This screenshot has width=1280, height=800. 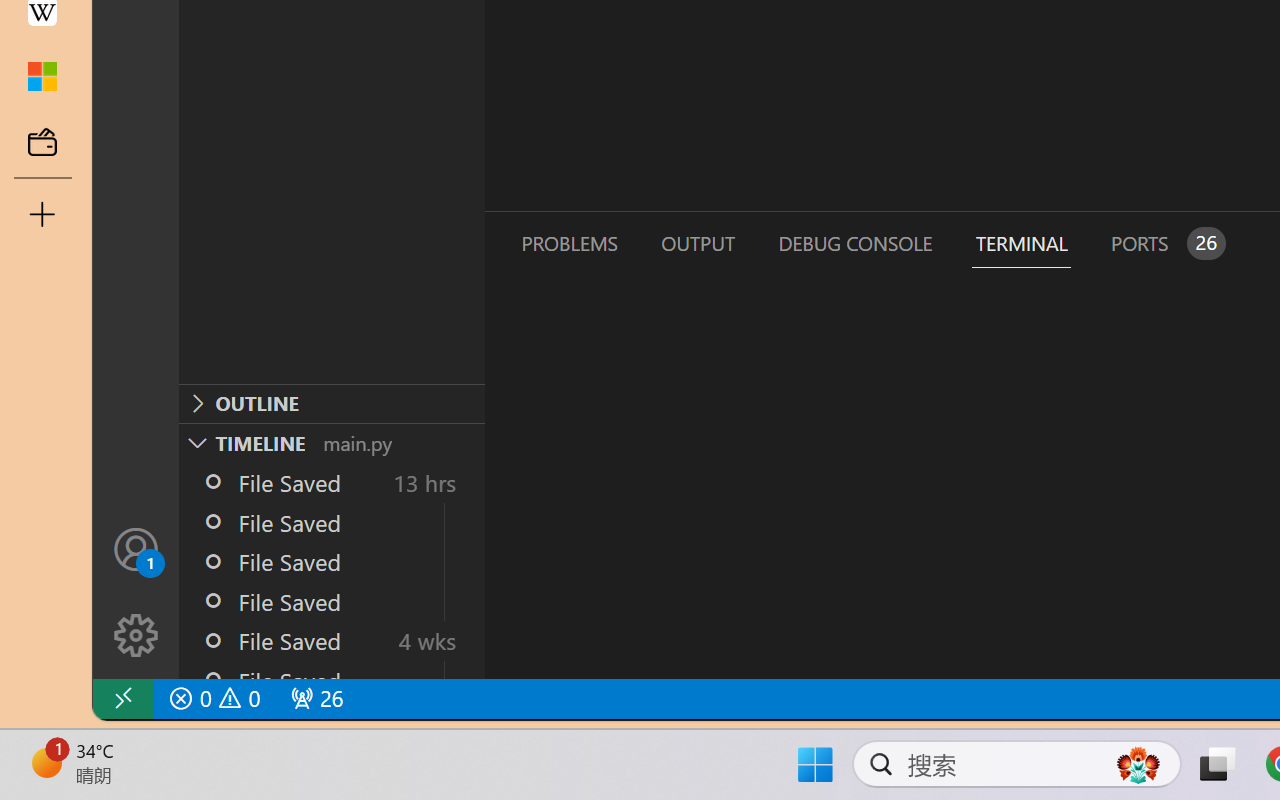 What do you see at coordinates (696, 242) in the screenshot?
I see `'Output (Ctrl+Shift+U)'` at bounding box center [696, 242].